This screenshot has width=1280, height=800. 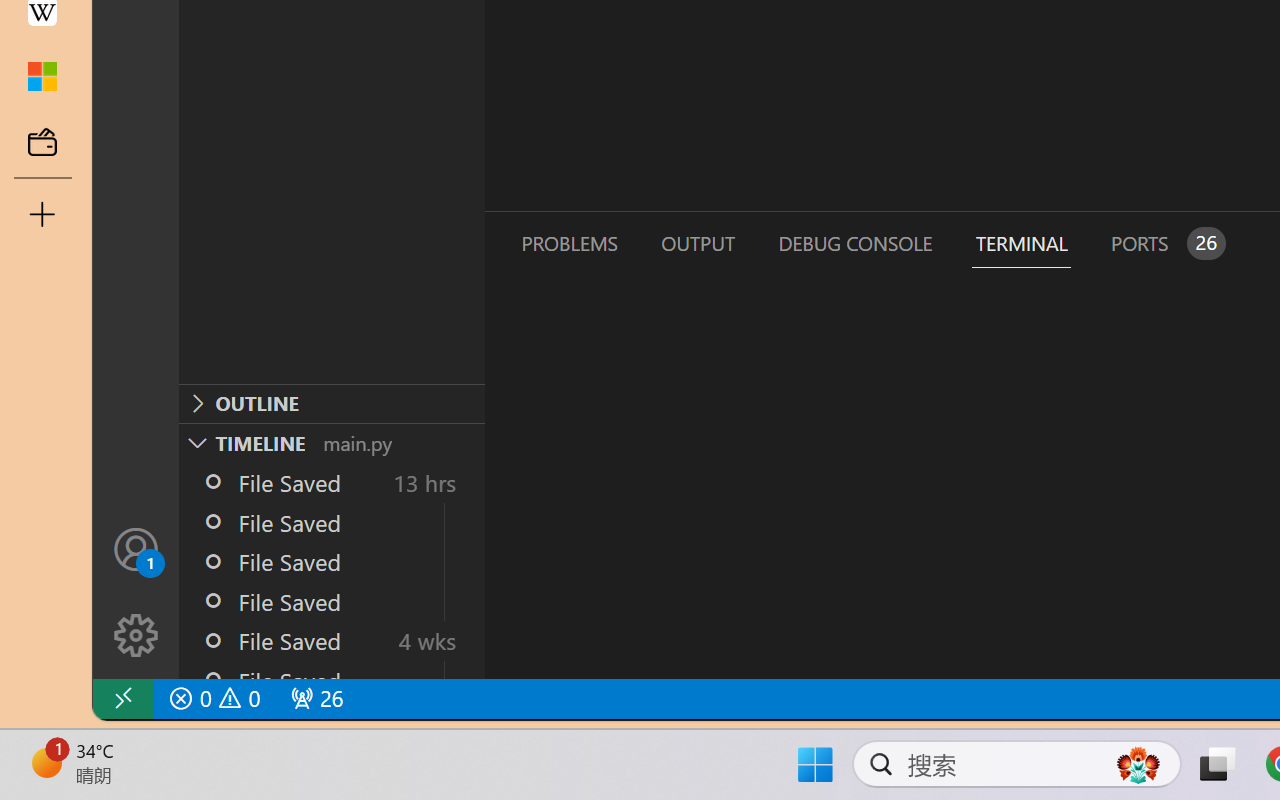 What do you see at coordinates (696, 242) in the screenshot?
I see `'Output (Ctrl+Shift+U)'` at bounding box center [696, 242].